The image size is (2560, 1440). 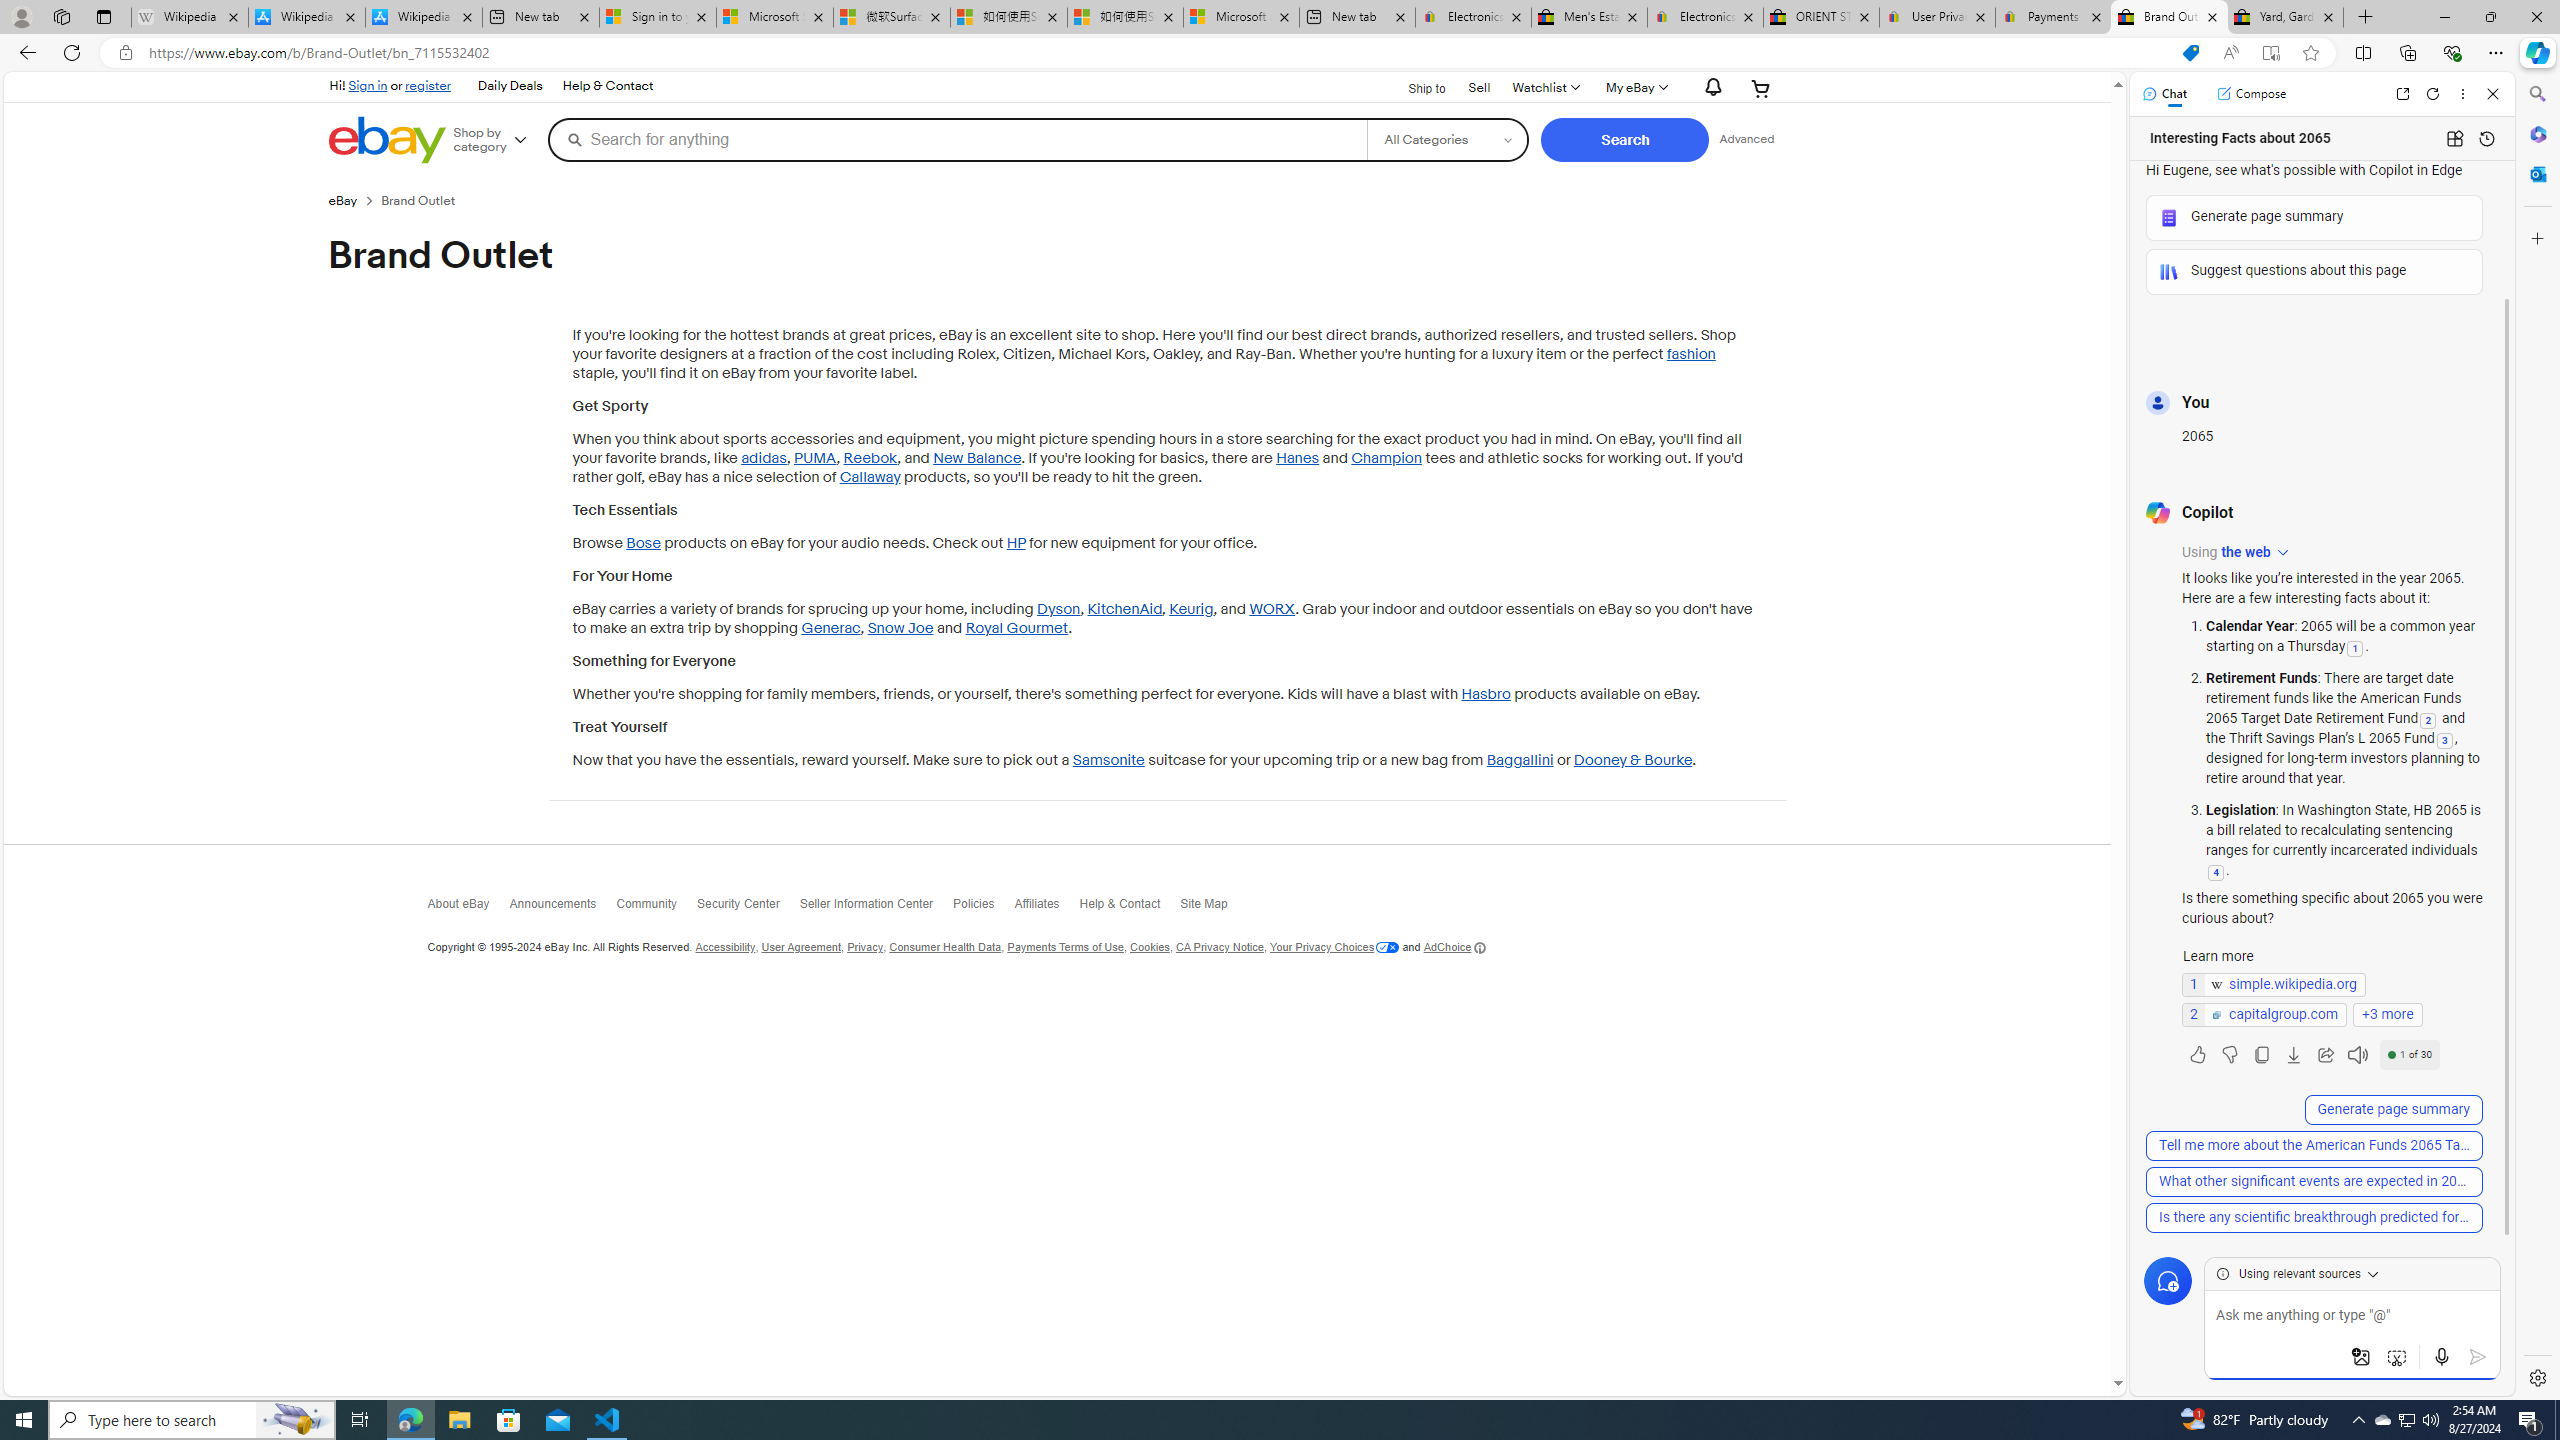 I want to click on 'KitchenAid', so click(x=1125, y=608).